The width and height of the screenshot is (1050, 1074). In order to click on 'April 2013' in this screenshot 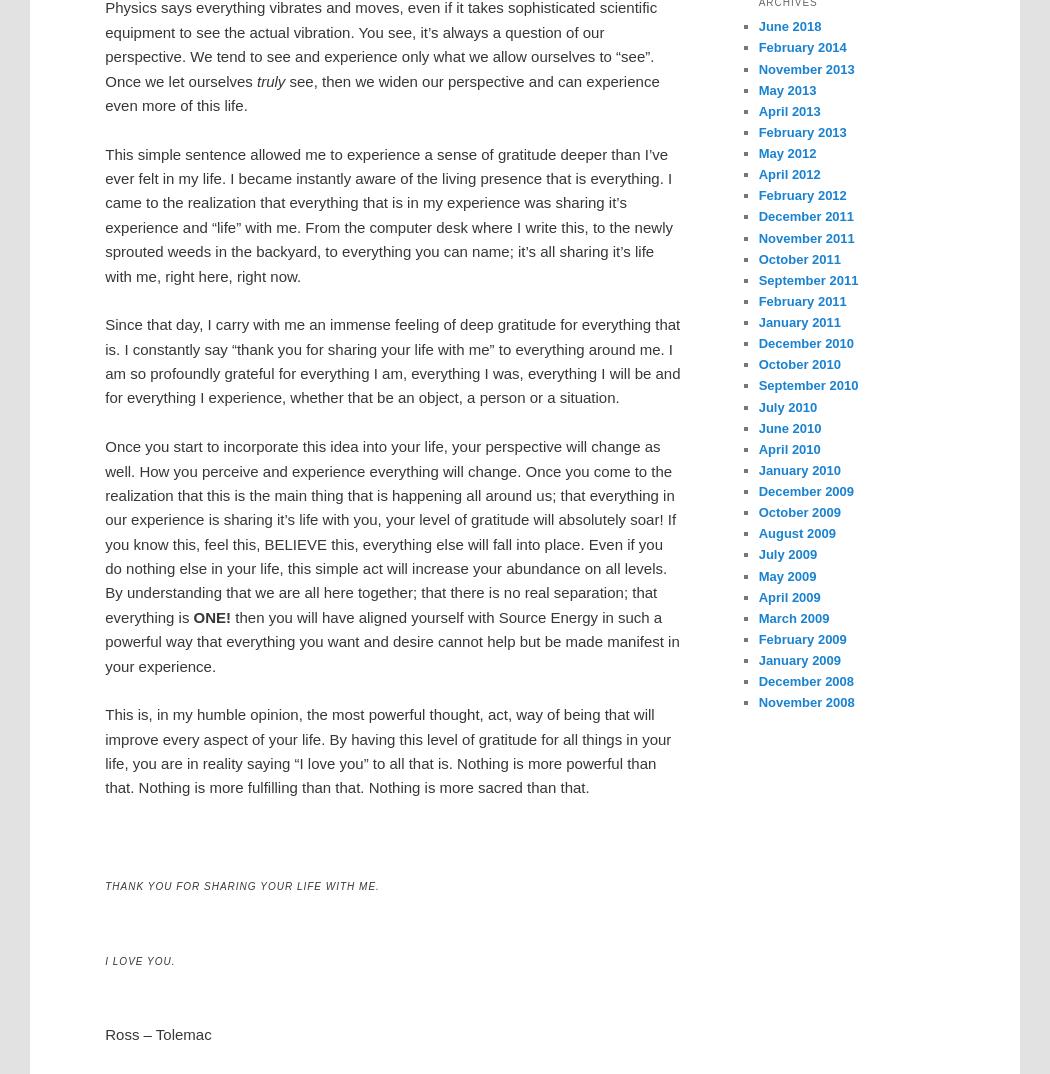, I will do `click(788, 109)`.